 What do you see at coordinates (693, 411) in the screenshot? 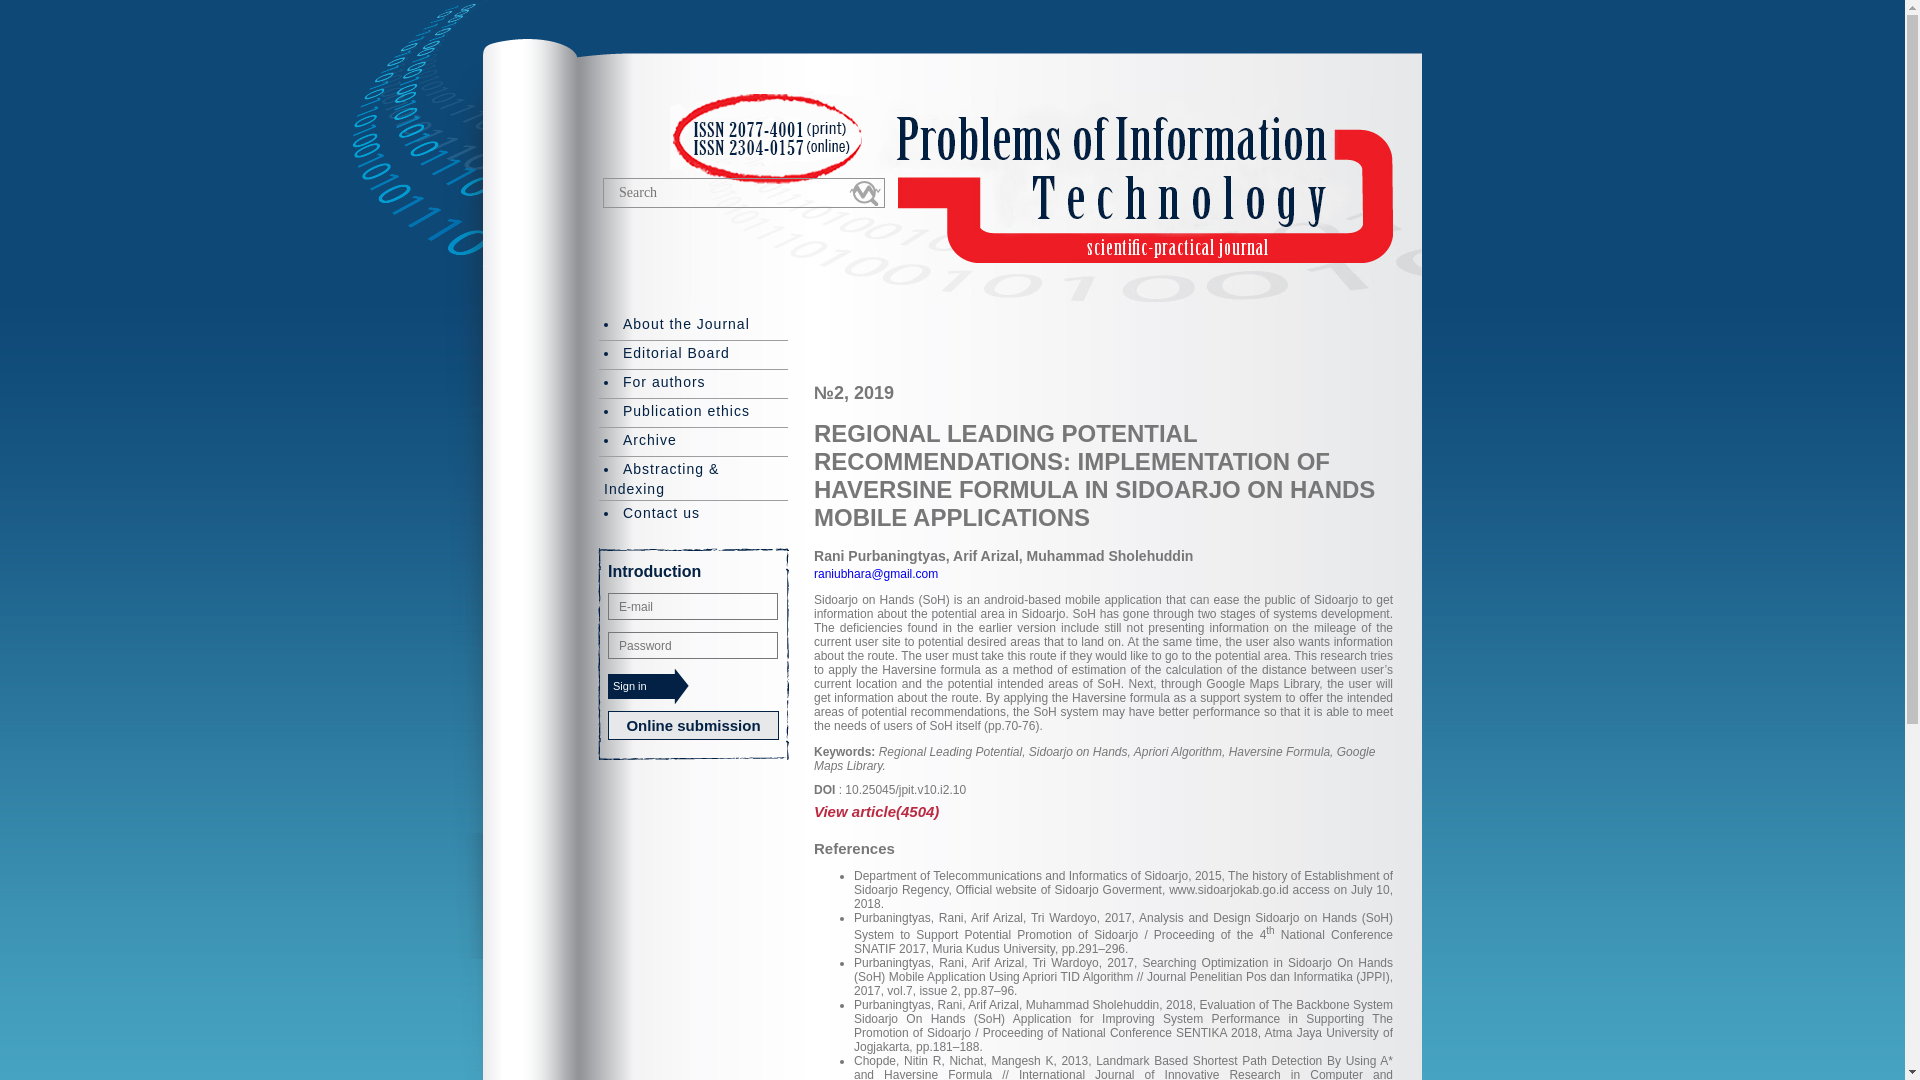
I see `'Publication ethics'` at bounding box center [693, 411].